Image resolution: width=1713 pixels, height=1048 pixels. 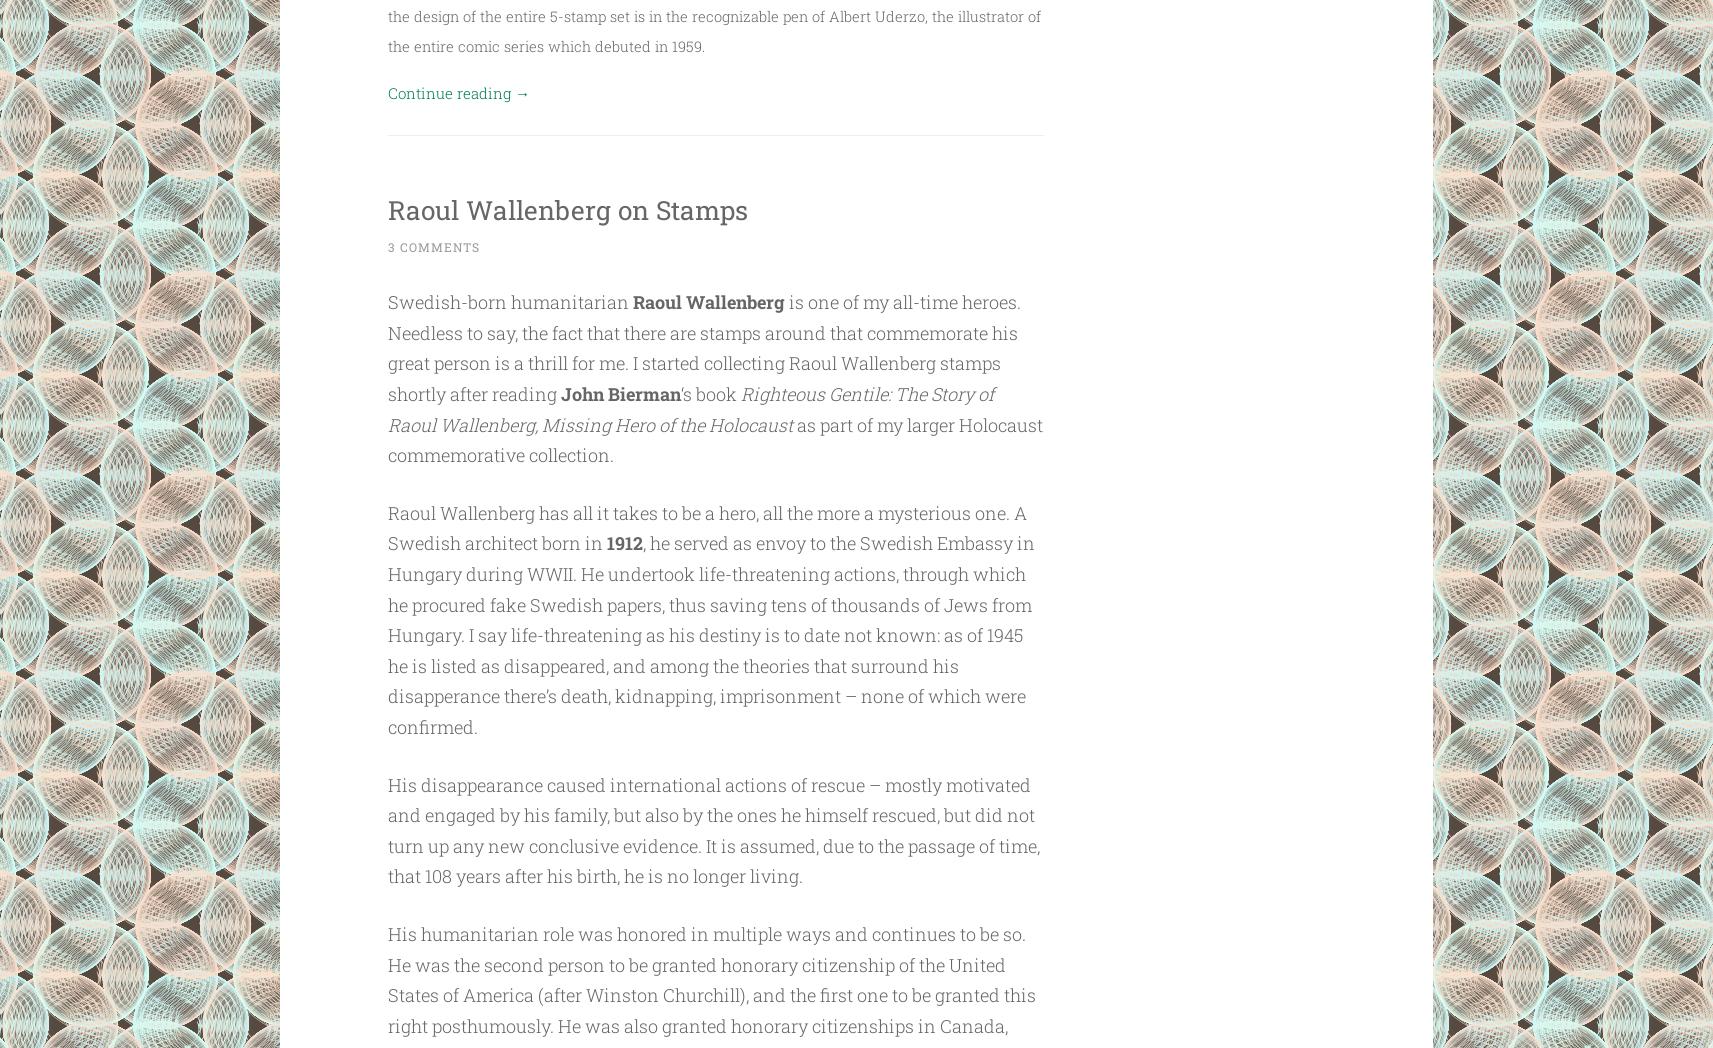 I want to click on 'Raoul Wallenberg', so click(x=710, y=301).